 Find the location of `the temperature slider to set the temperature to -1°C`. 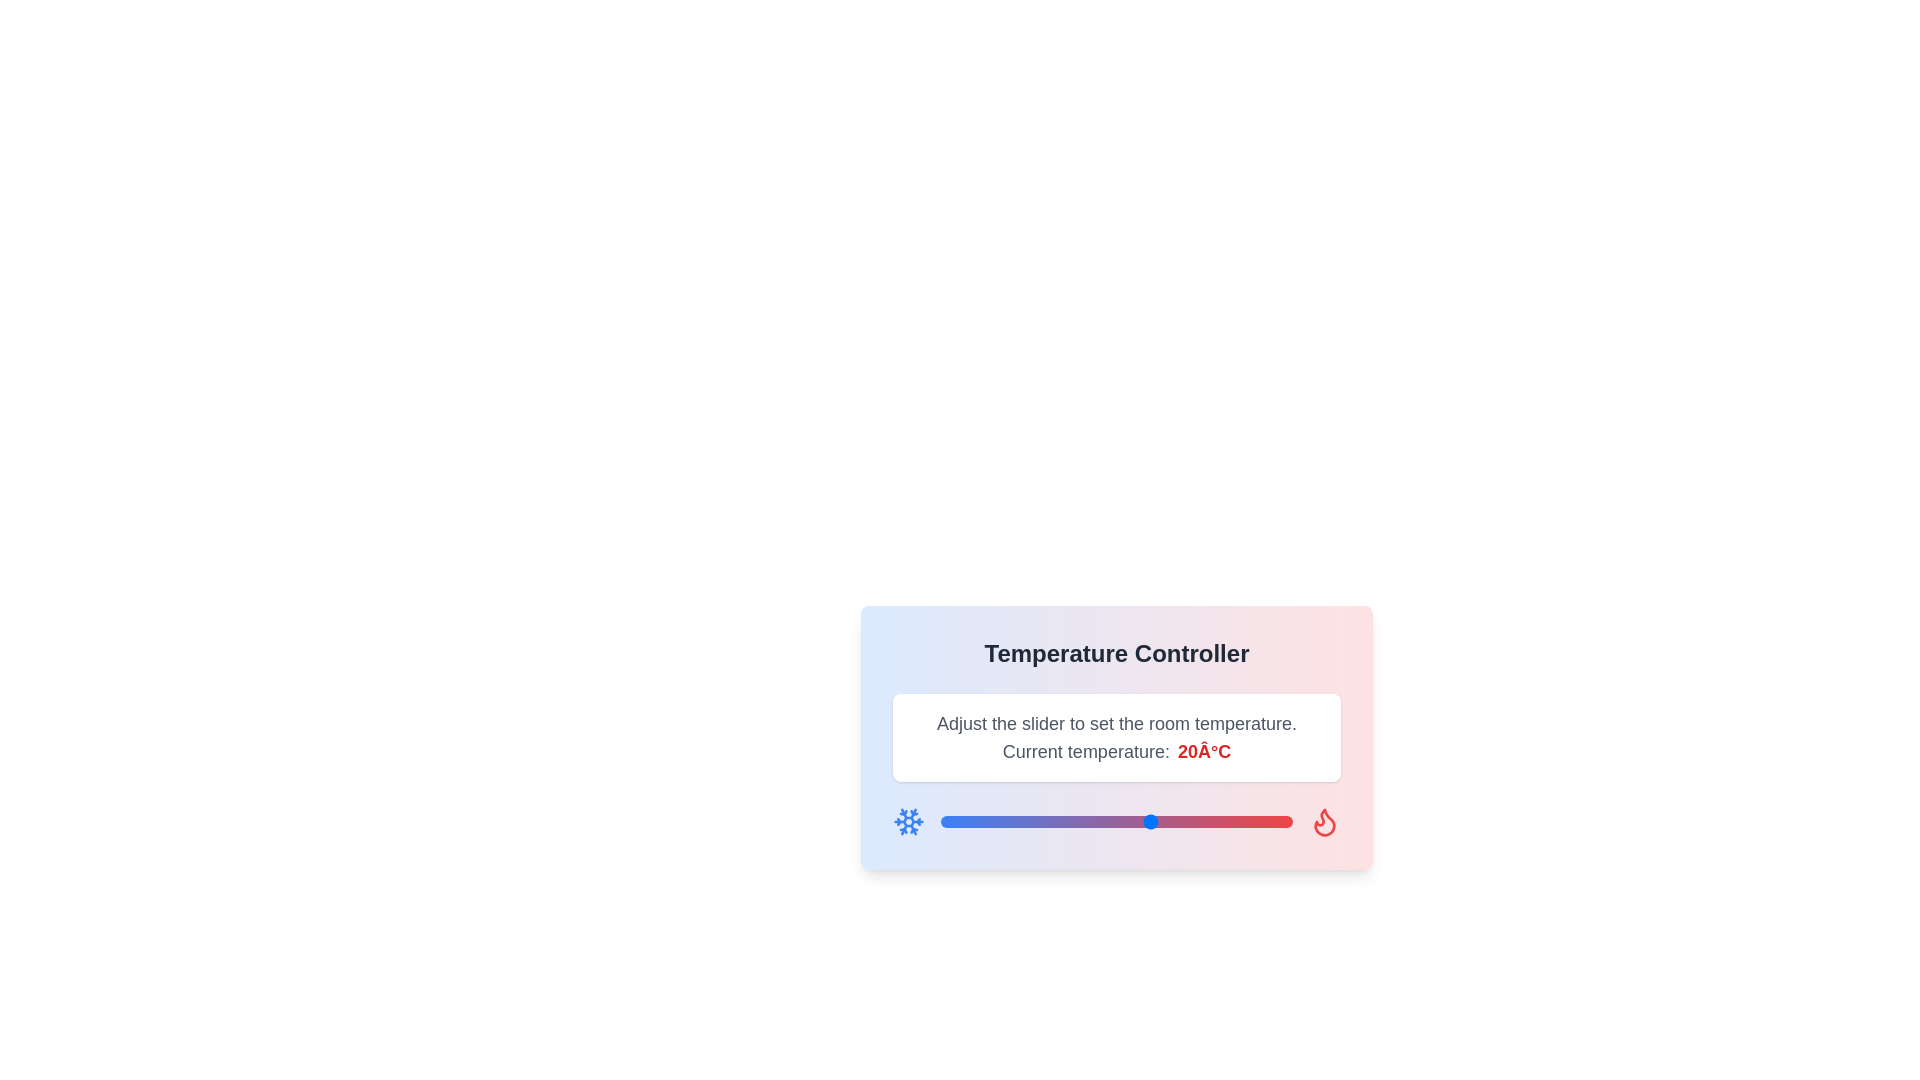

the temperature slider to set the temperature to -1°C is located at coordinates (1004, 821).